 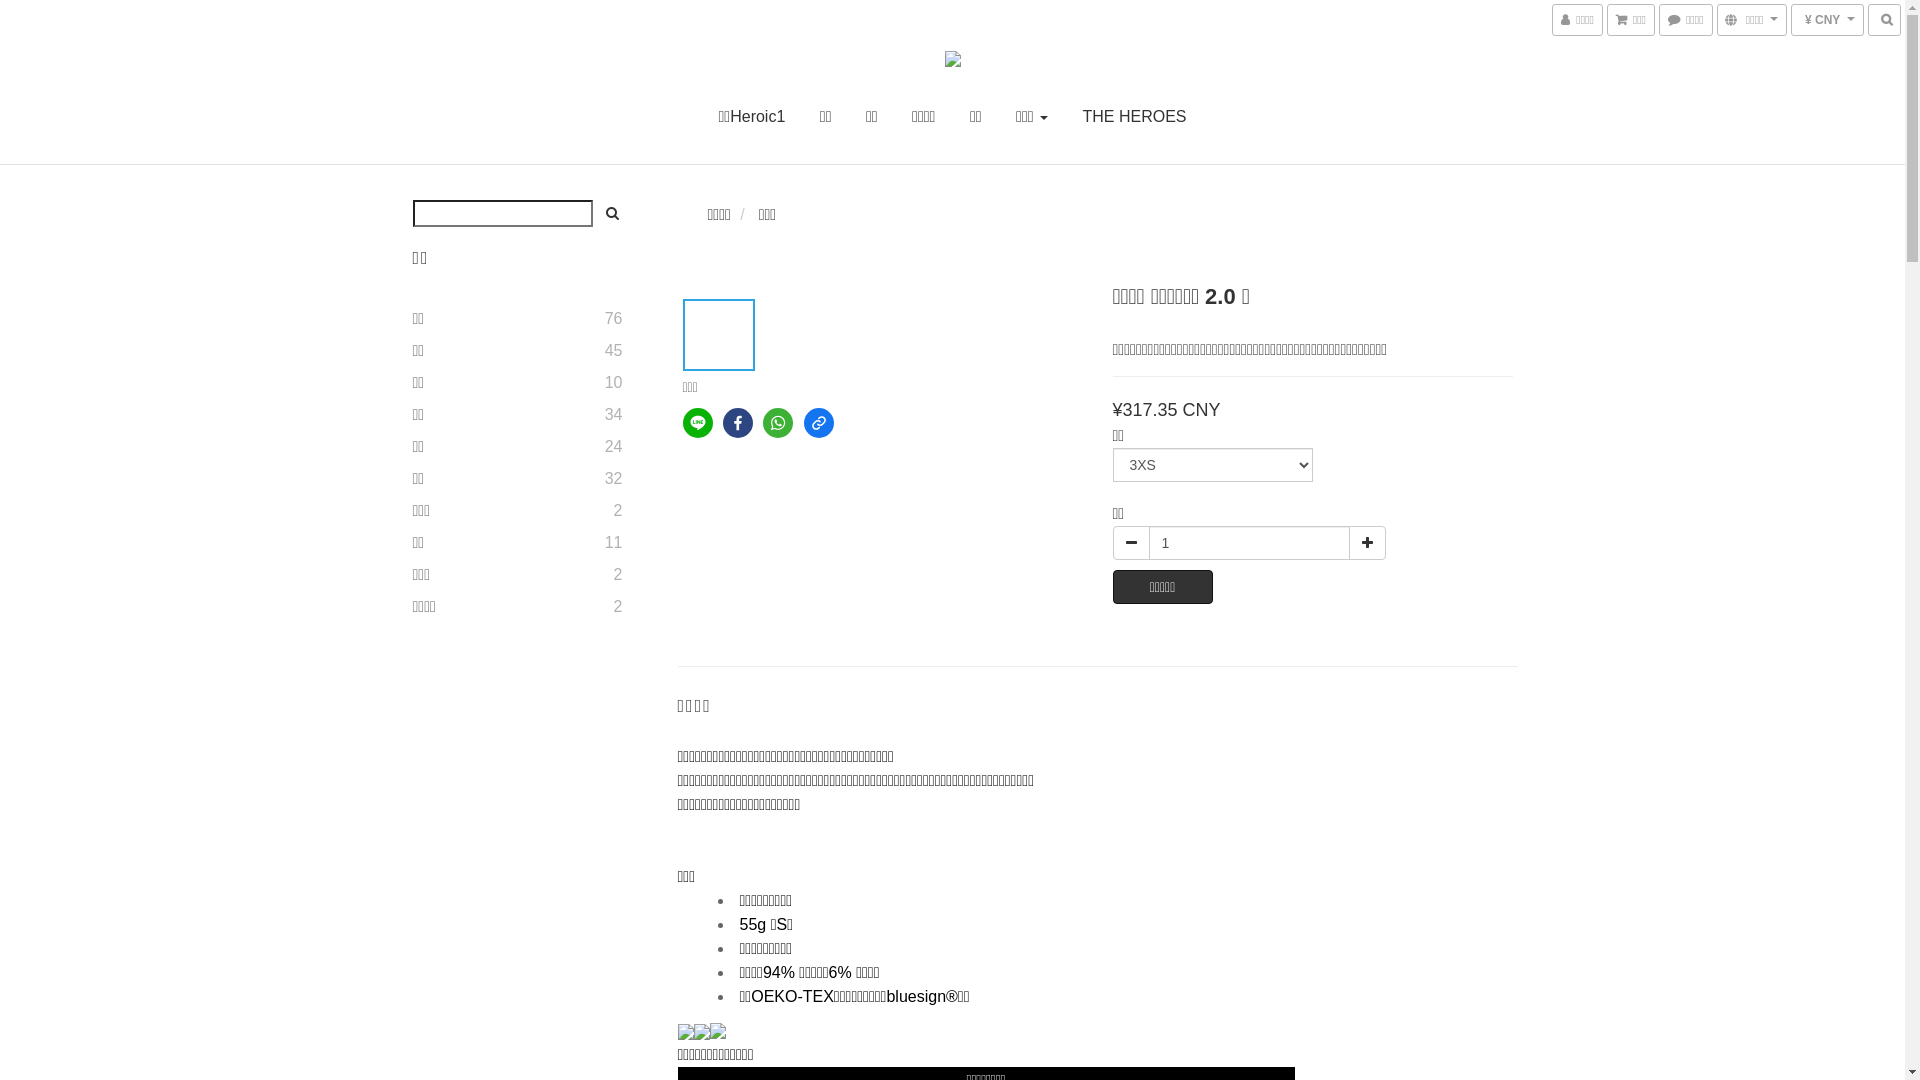 I want to click on 'line', so click(x=696, y=422).